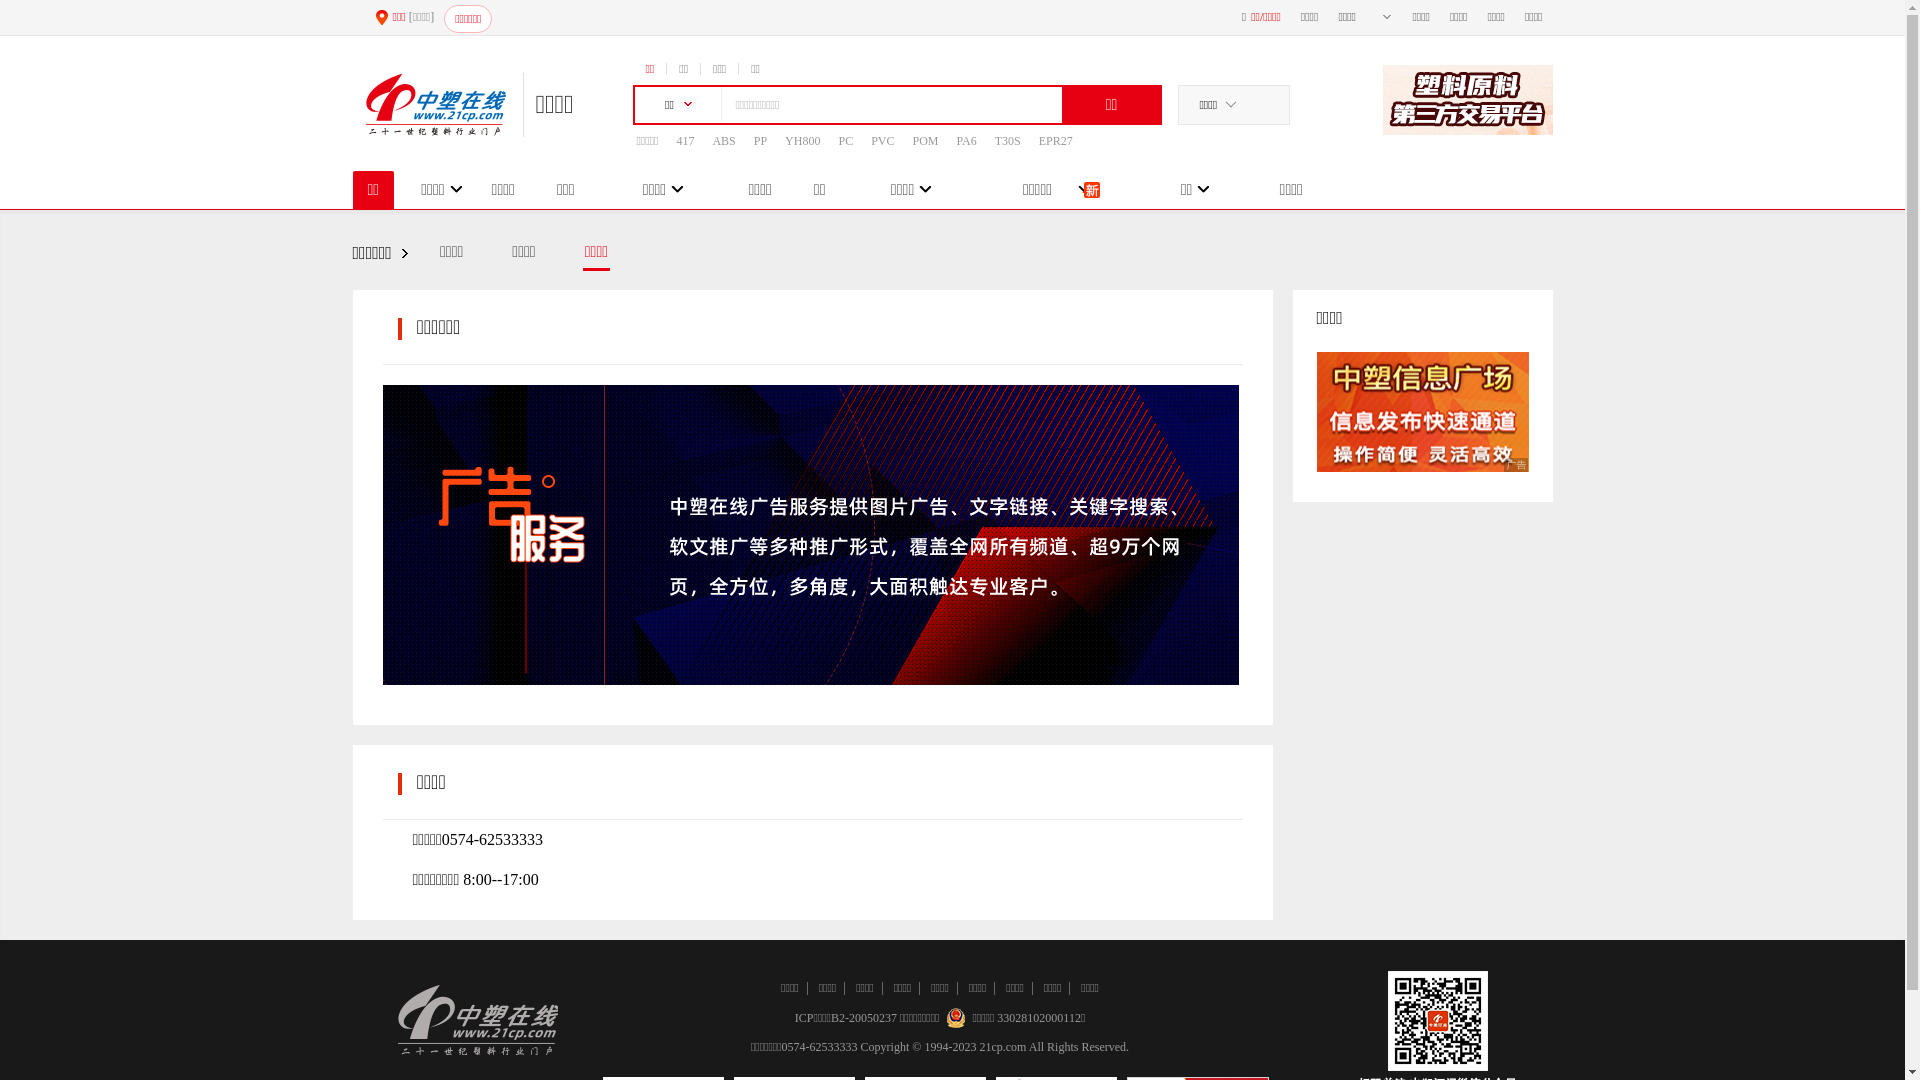 The height and width of the screenshot is (1080, 1920). I want to click on 'T30S', so click(1008, 140).